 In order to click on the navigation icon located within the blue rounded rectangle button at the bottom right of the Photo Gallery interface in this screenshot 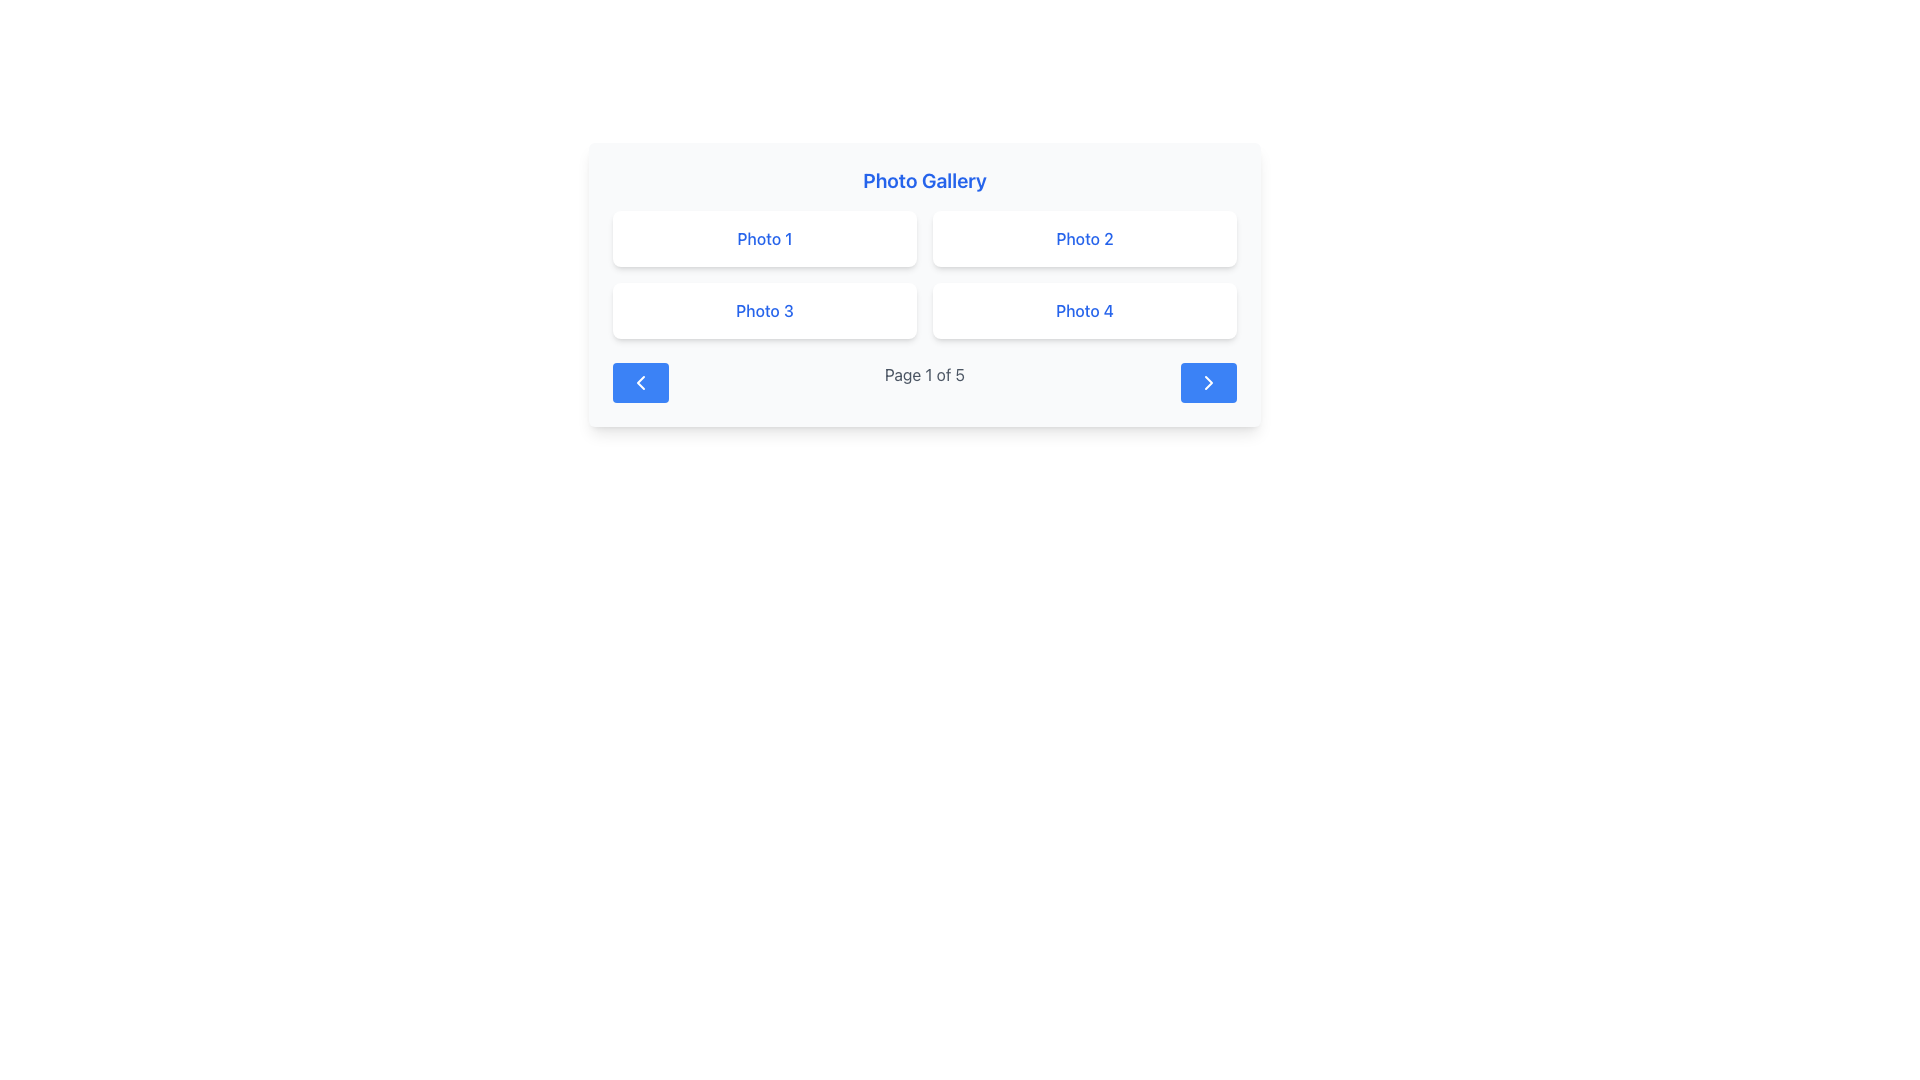, I will do `click(1208, 382)`.